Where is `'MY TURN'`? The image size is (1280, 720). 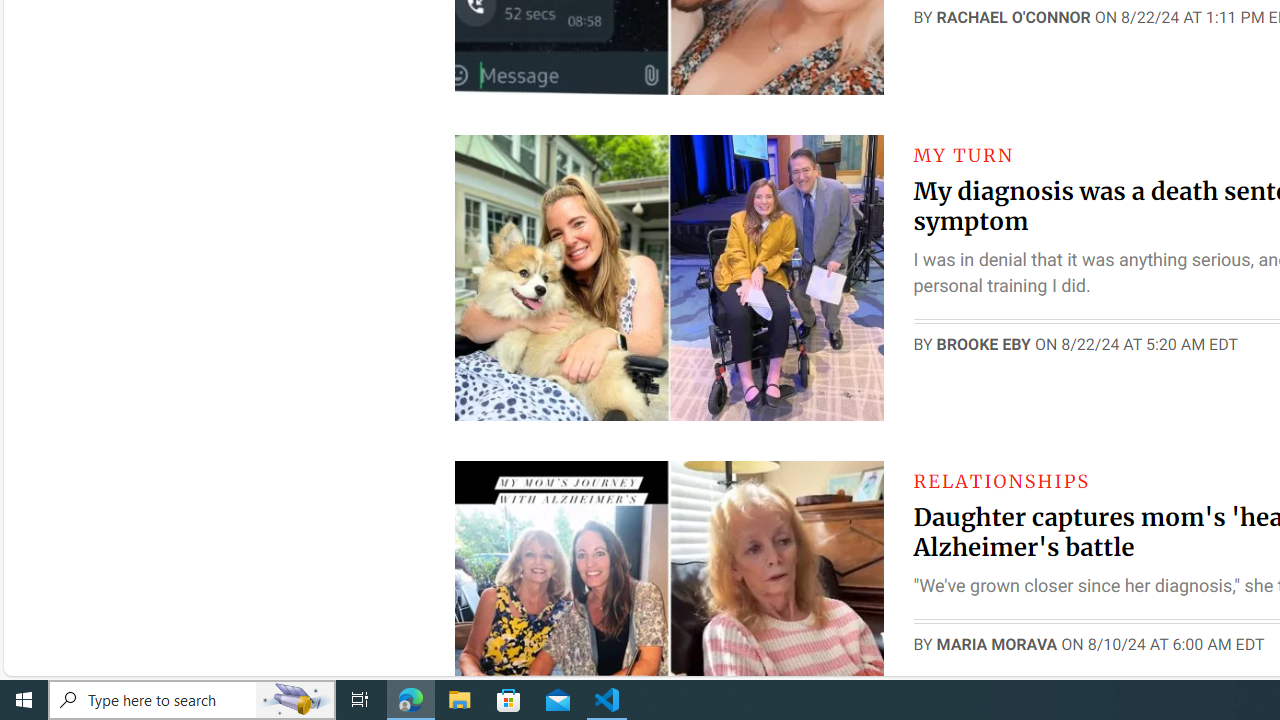 'MY TURN' is located at coordinates (963, 154).